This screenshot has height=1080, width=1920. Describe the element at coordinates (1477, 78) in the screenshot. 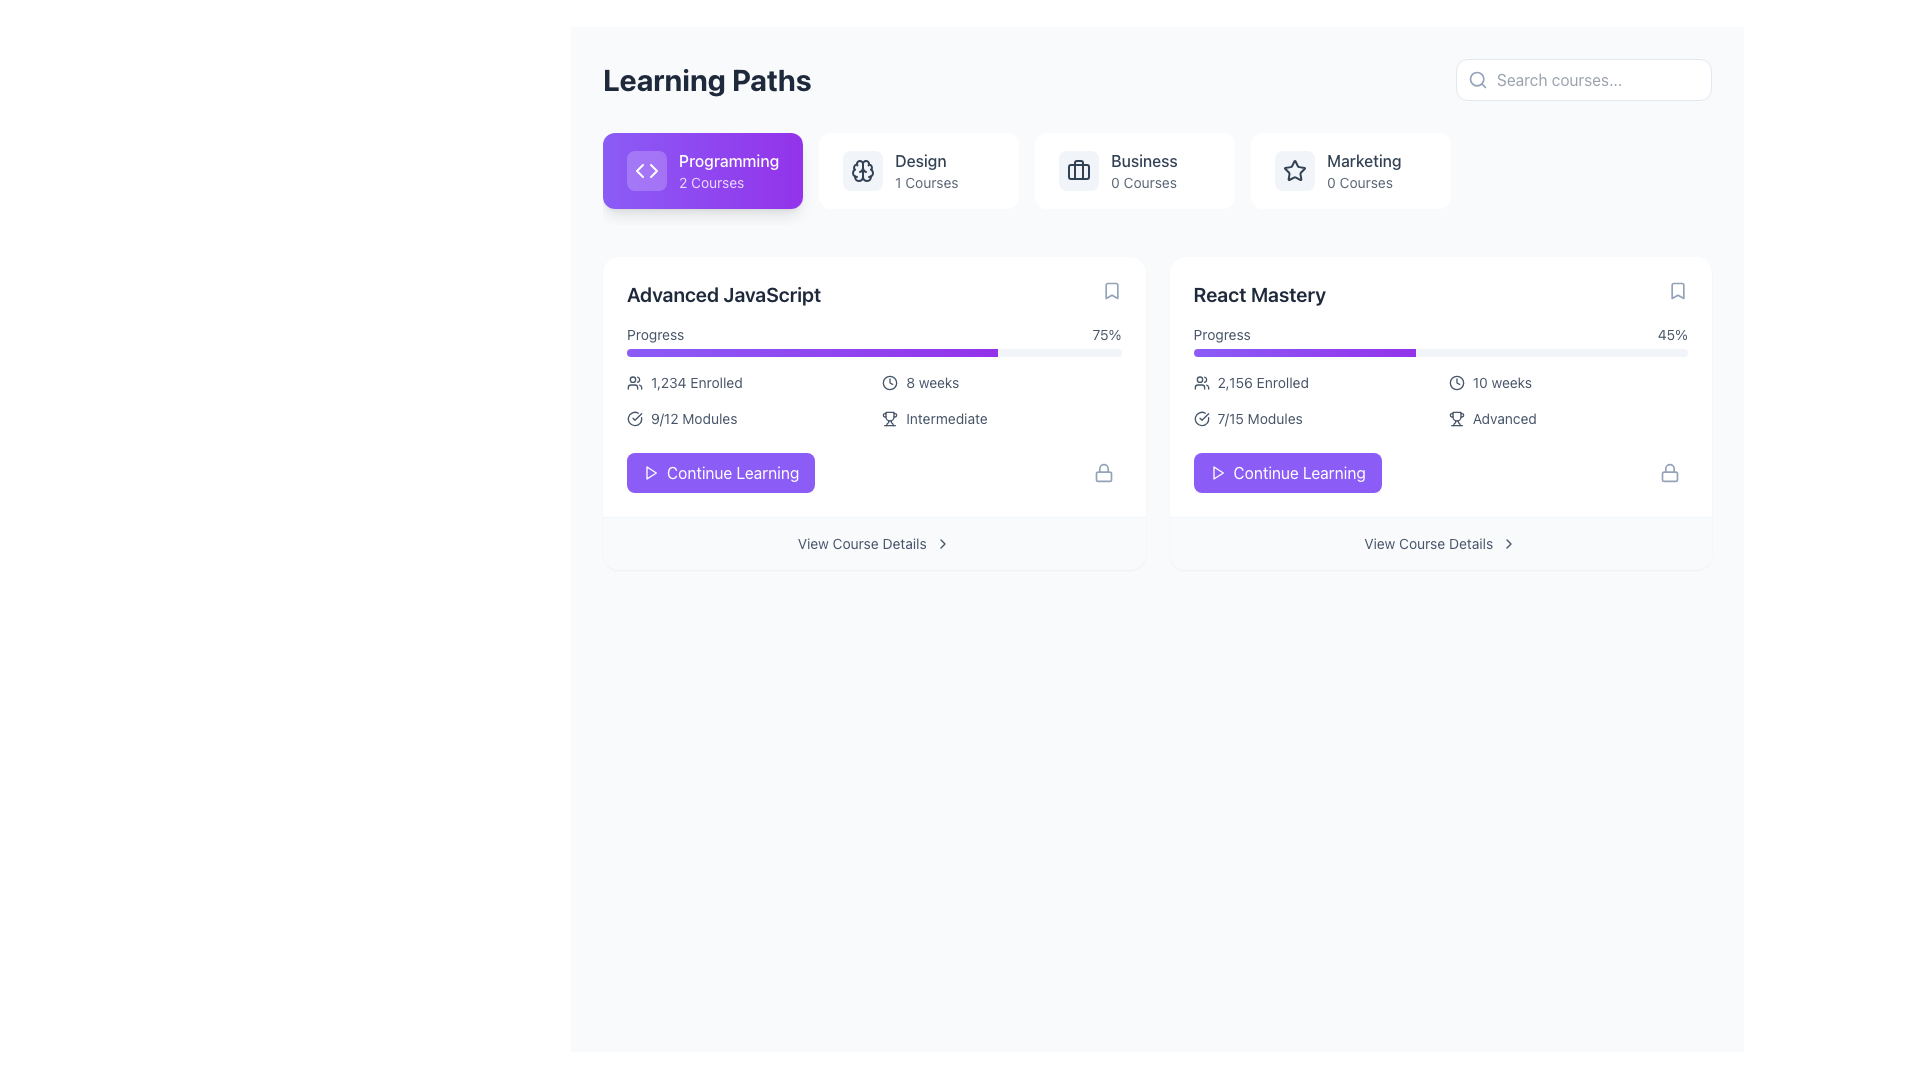

I see `the circular decorative element that forms part of the search icon in the top-right section of the UI` at that location.